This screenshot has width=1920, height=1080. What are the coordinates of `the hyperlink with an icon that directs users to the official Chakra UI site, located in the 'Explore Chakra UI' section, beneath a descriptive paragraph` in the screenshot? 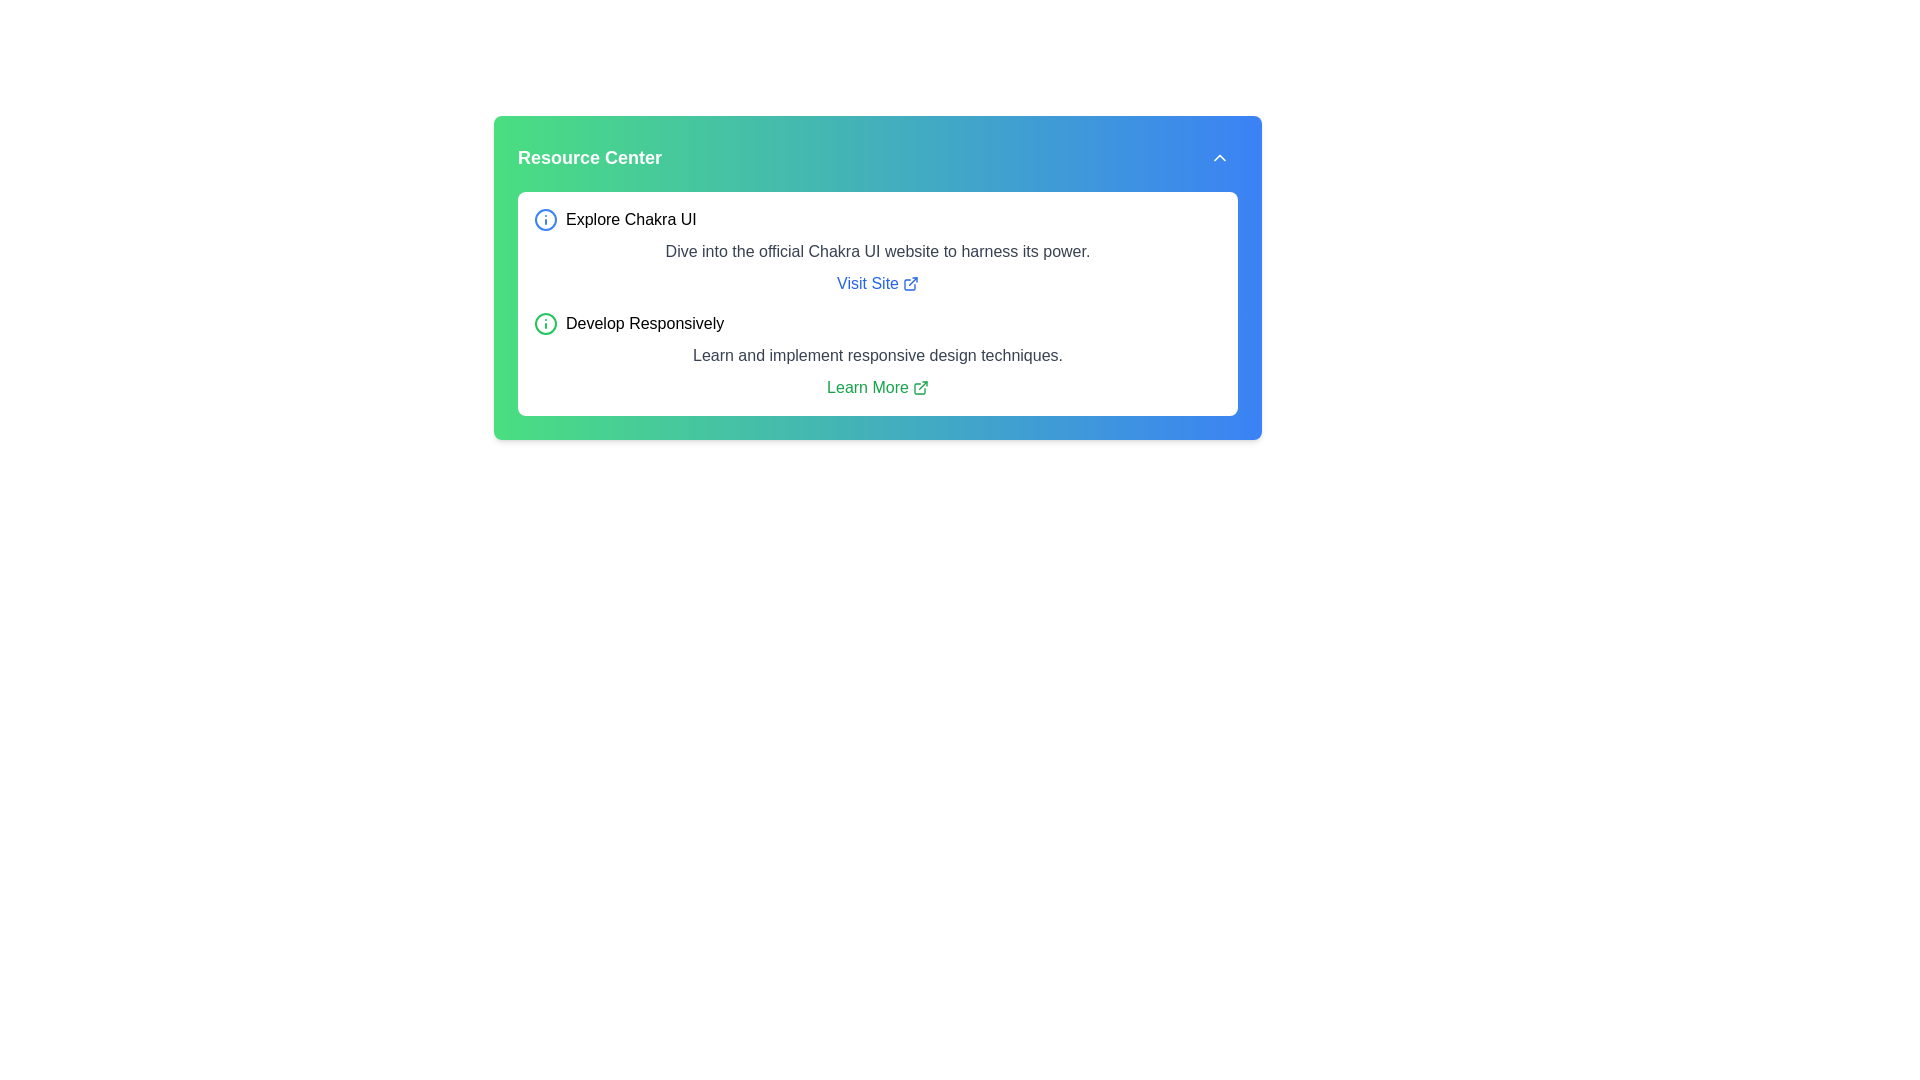 It's located at (878, 284).